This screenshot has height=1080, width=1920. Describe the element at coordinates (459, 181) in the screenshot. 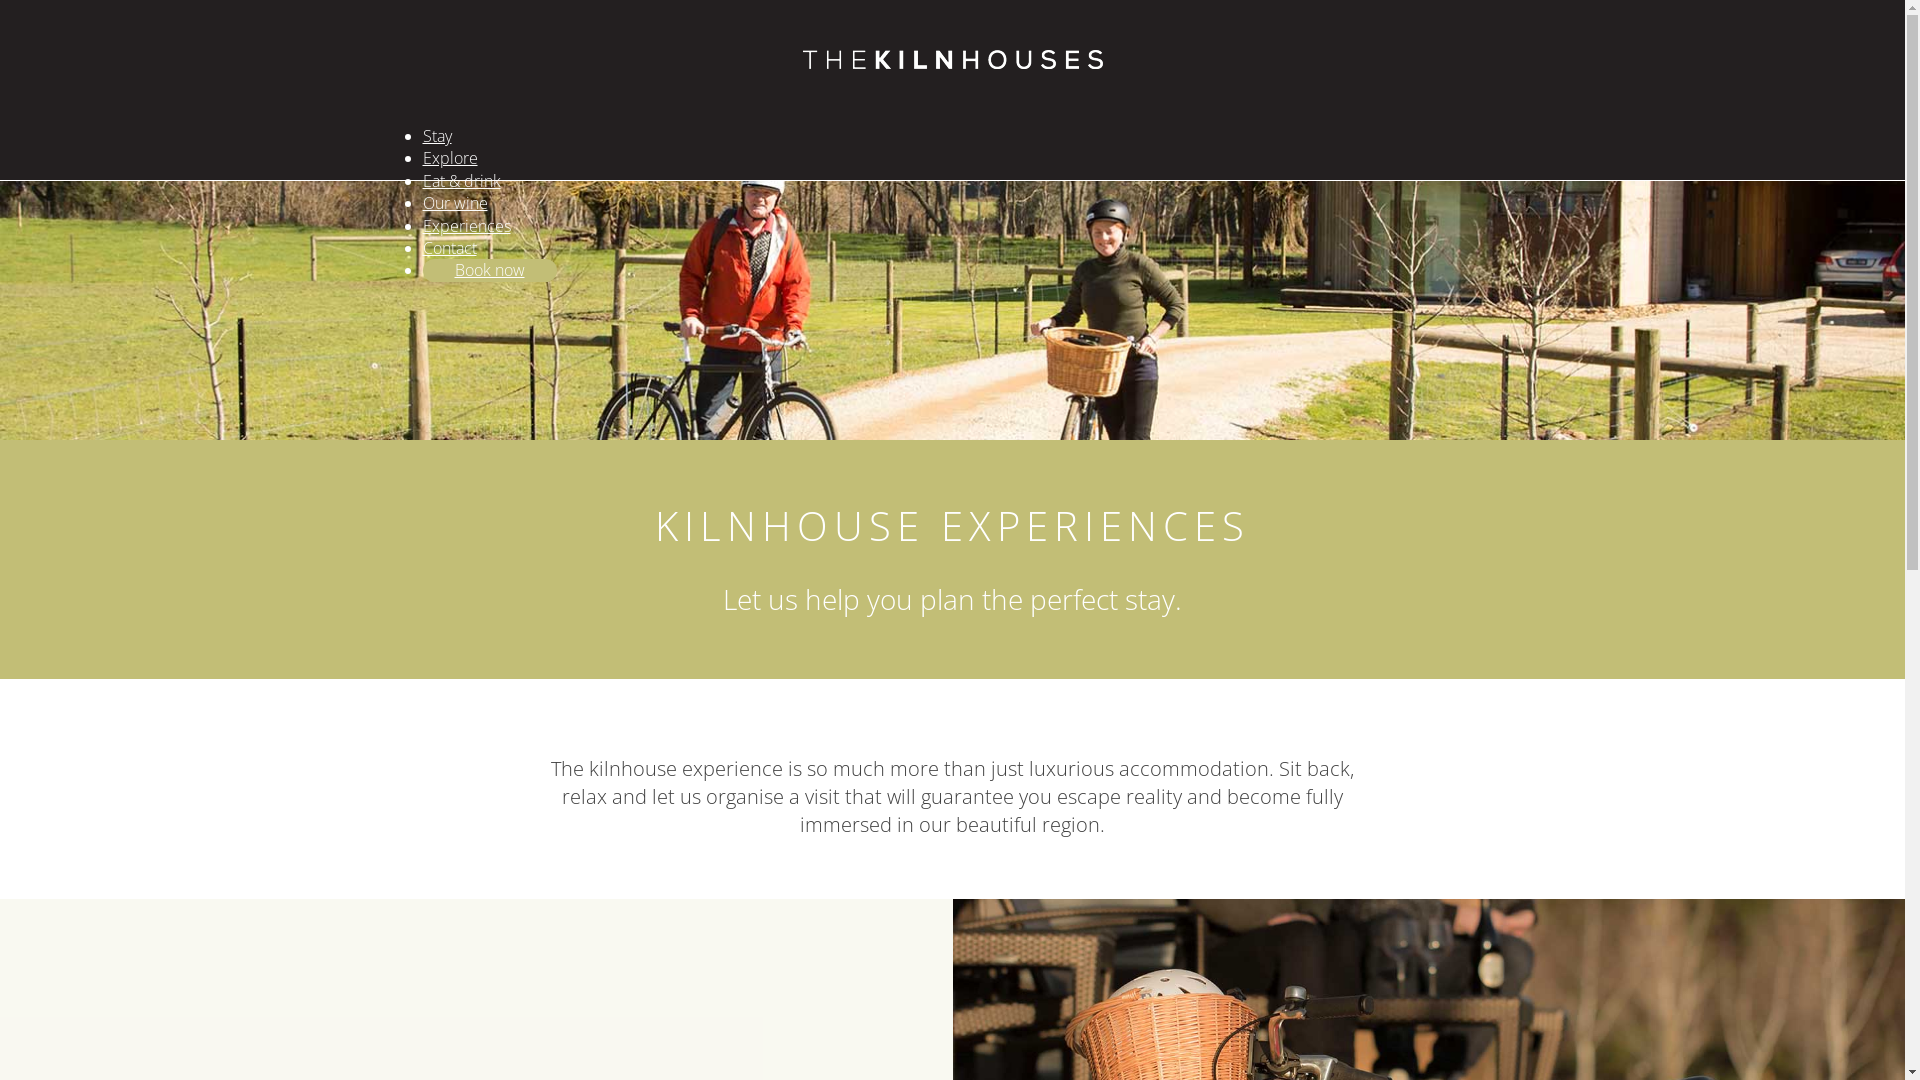

I see `'Eat & drink'` at that location.